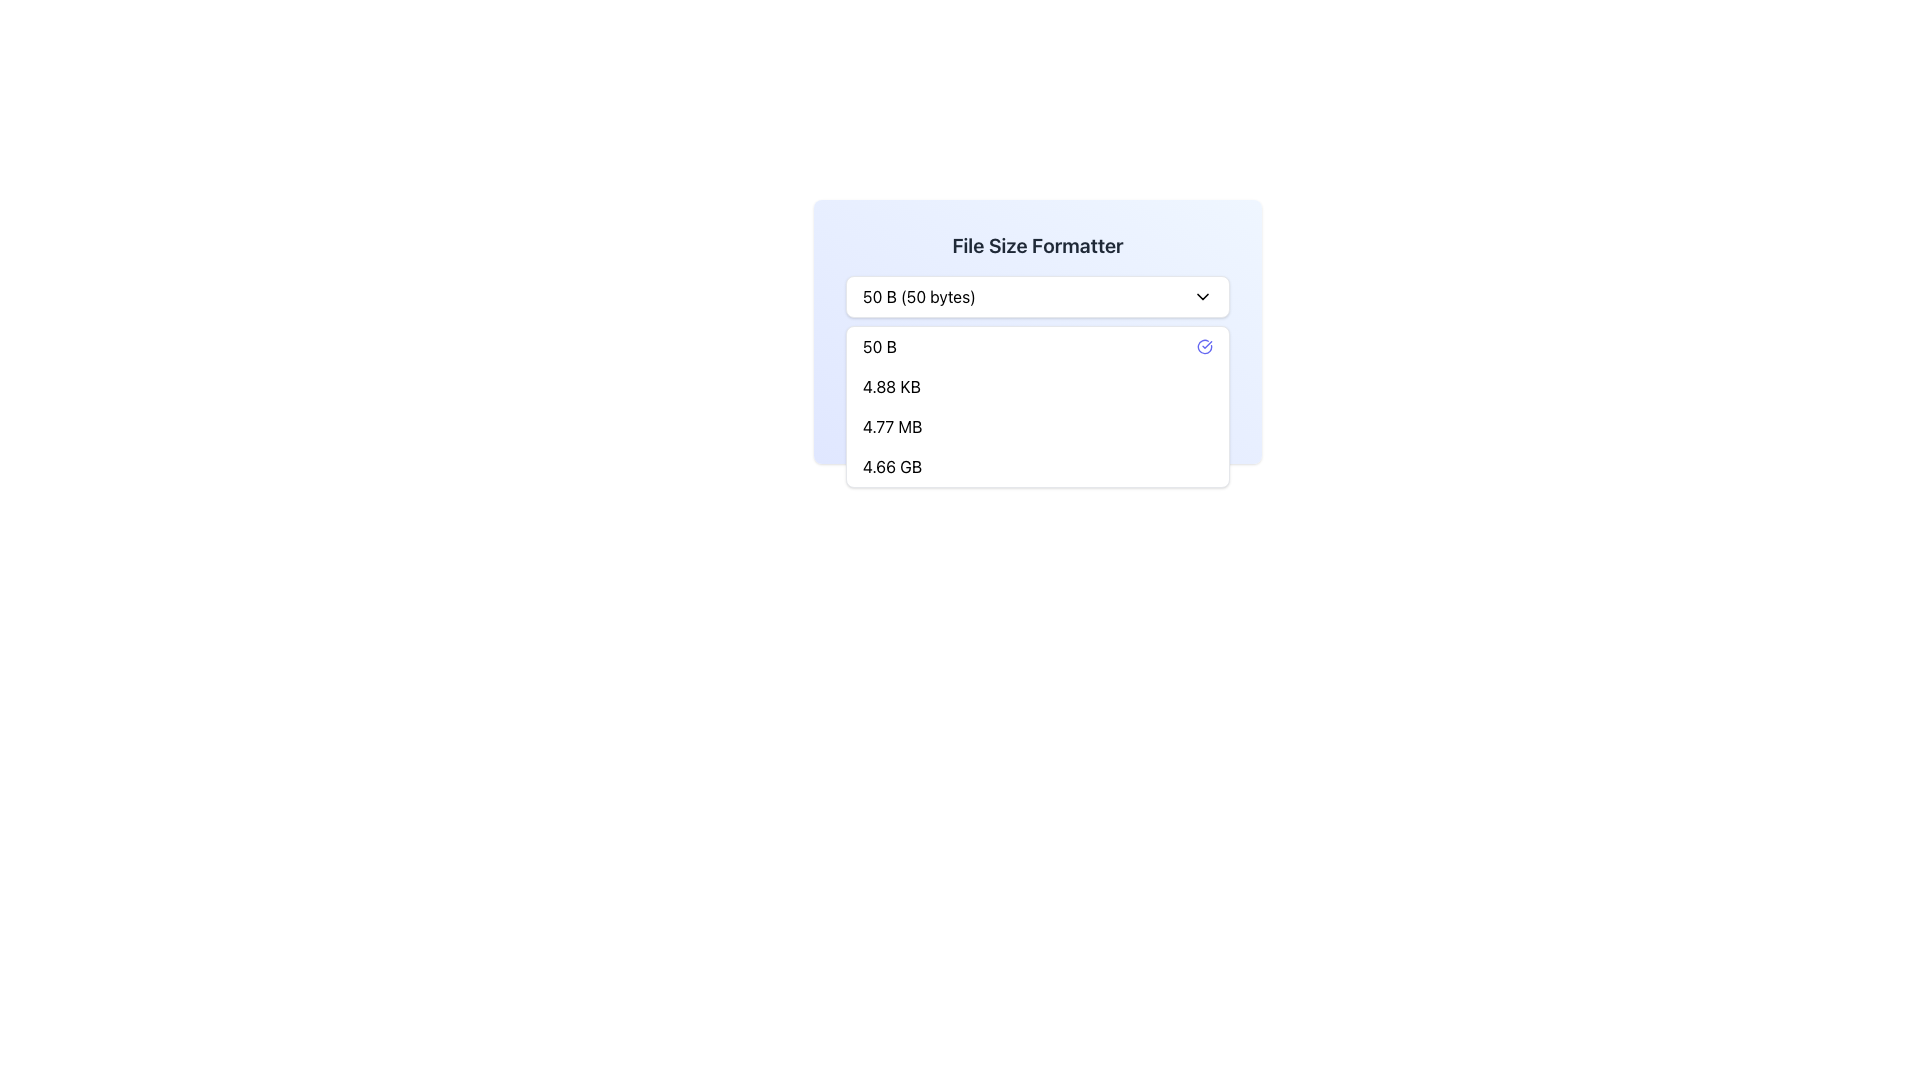 The width and height of the screenshot is (1920, 1080). I want to click on the non-interactive informational display that shows the currently selected file size in the 'File Size Formatter' box, located near the bottom after the dropdown selector, so click(1037, 382).